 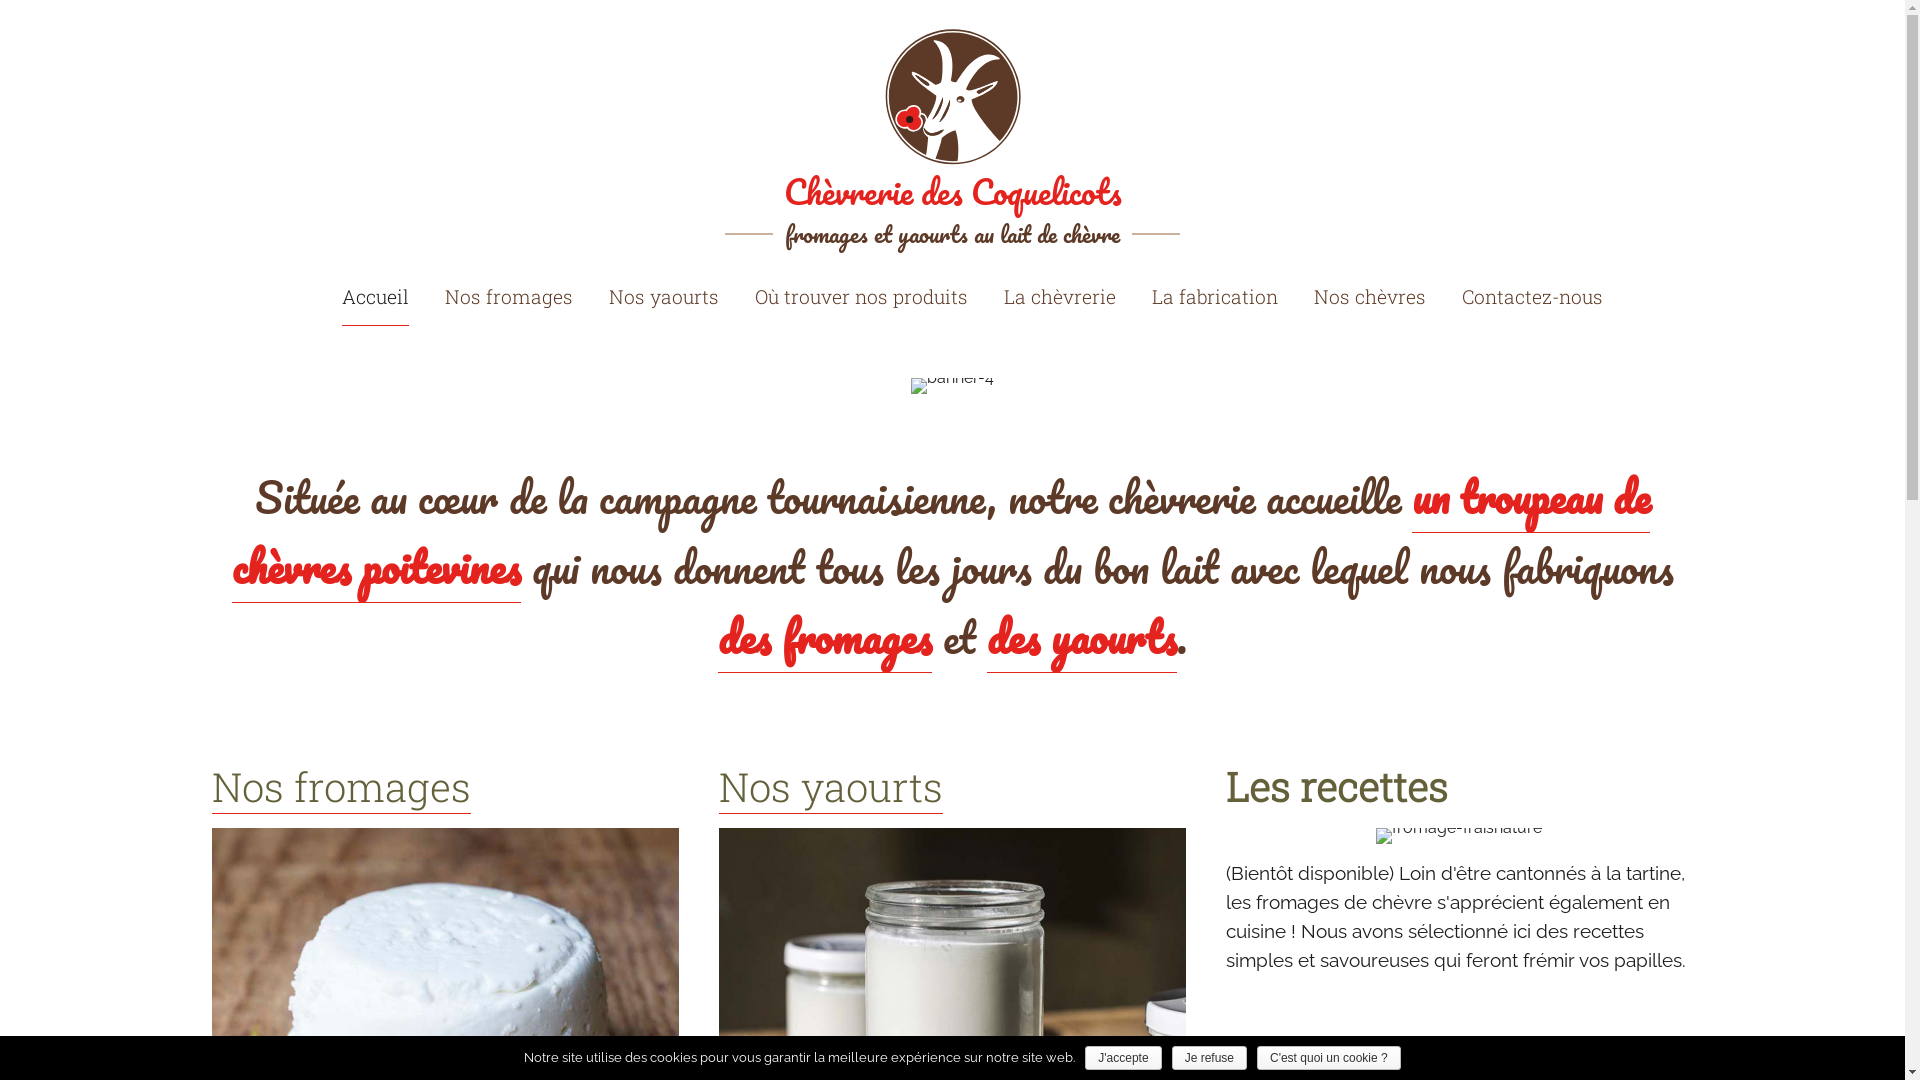 I want to click on 'fromage-fraisnature', so click(x=1459, y=836).